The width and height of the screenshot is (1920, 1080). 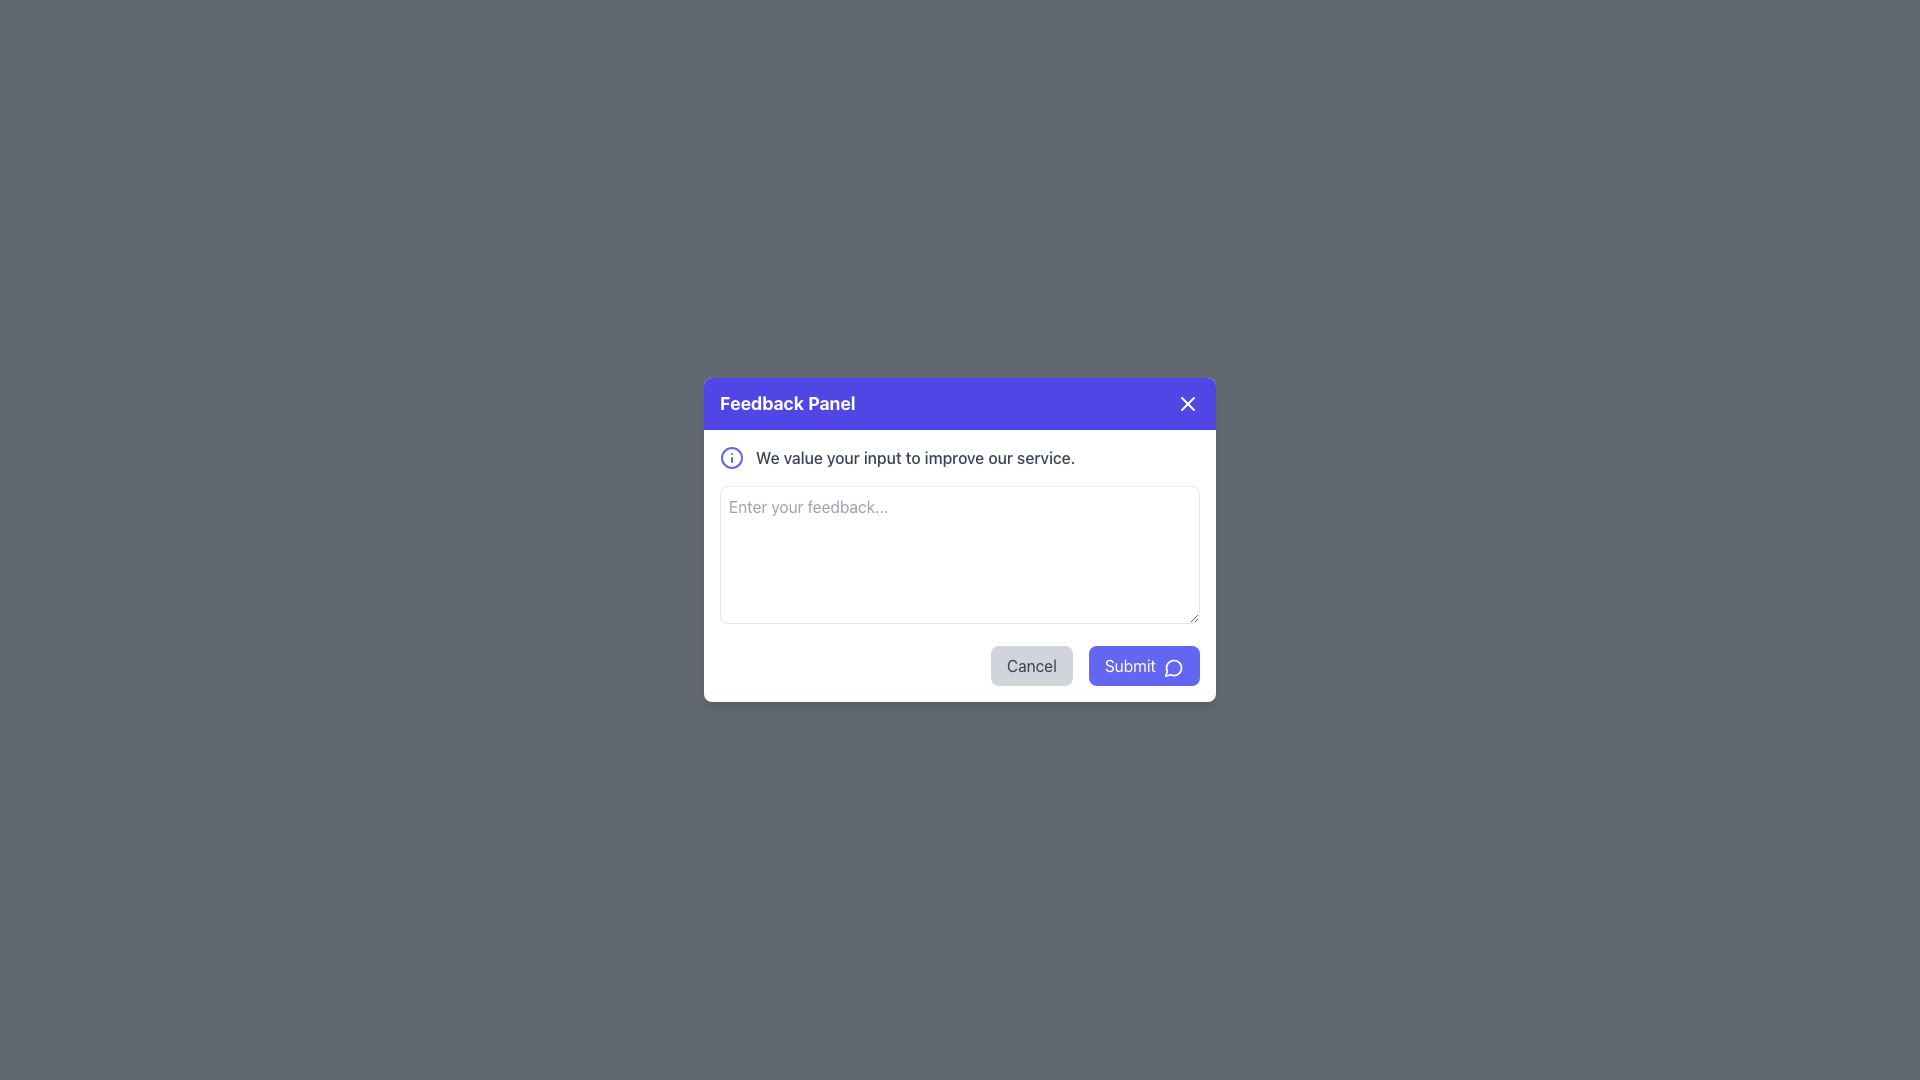 I want to click on the Text Label that states 'We value your input to improve our service.' positioned near the top of the feedback panel, adjacent to the information icon, so click(x=914, y=458).